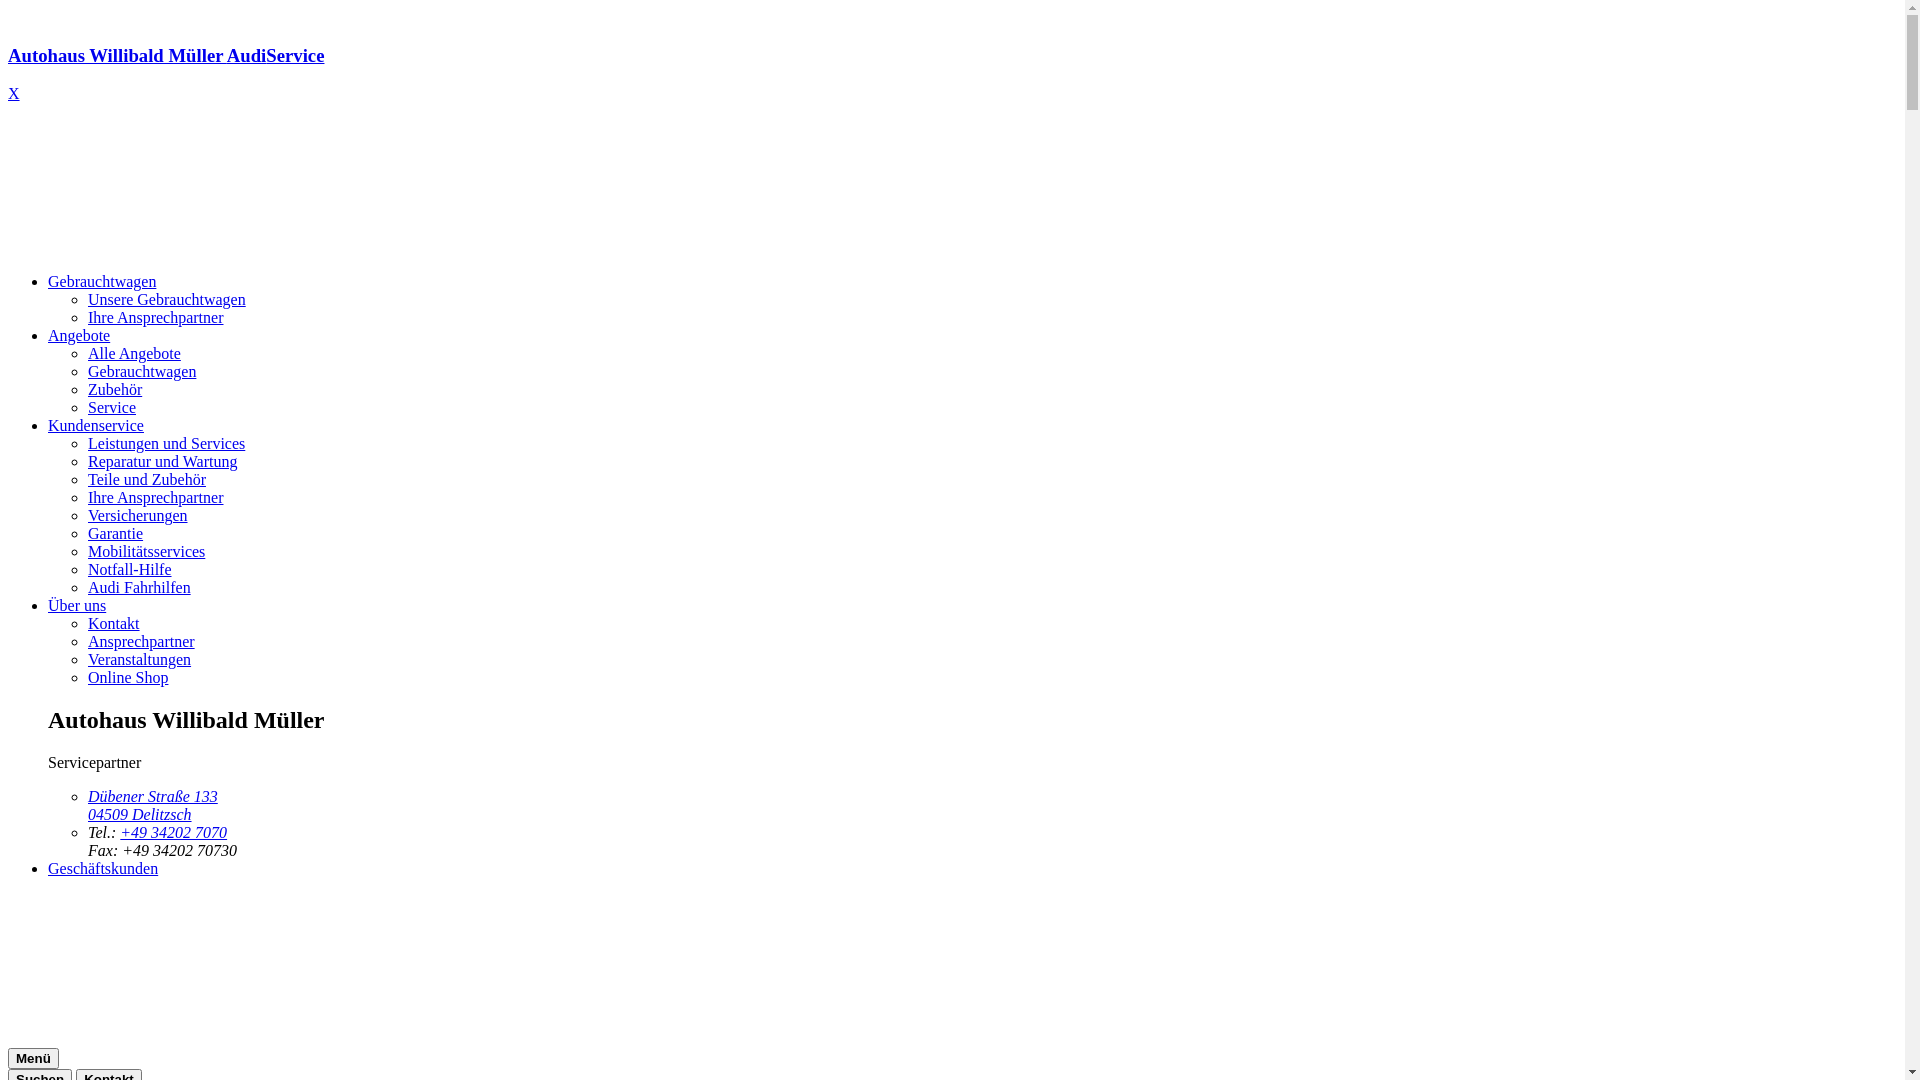  I want to click on 'Garantie', so click(114, 532).